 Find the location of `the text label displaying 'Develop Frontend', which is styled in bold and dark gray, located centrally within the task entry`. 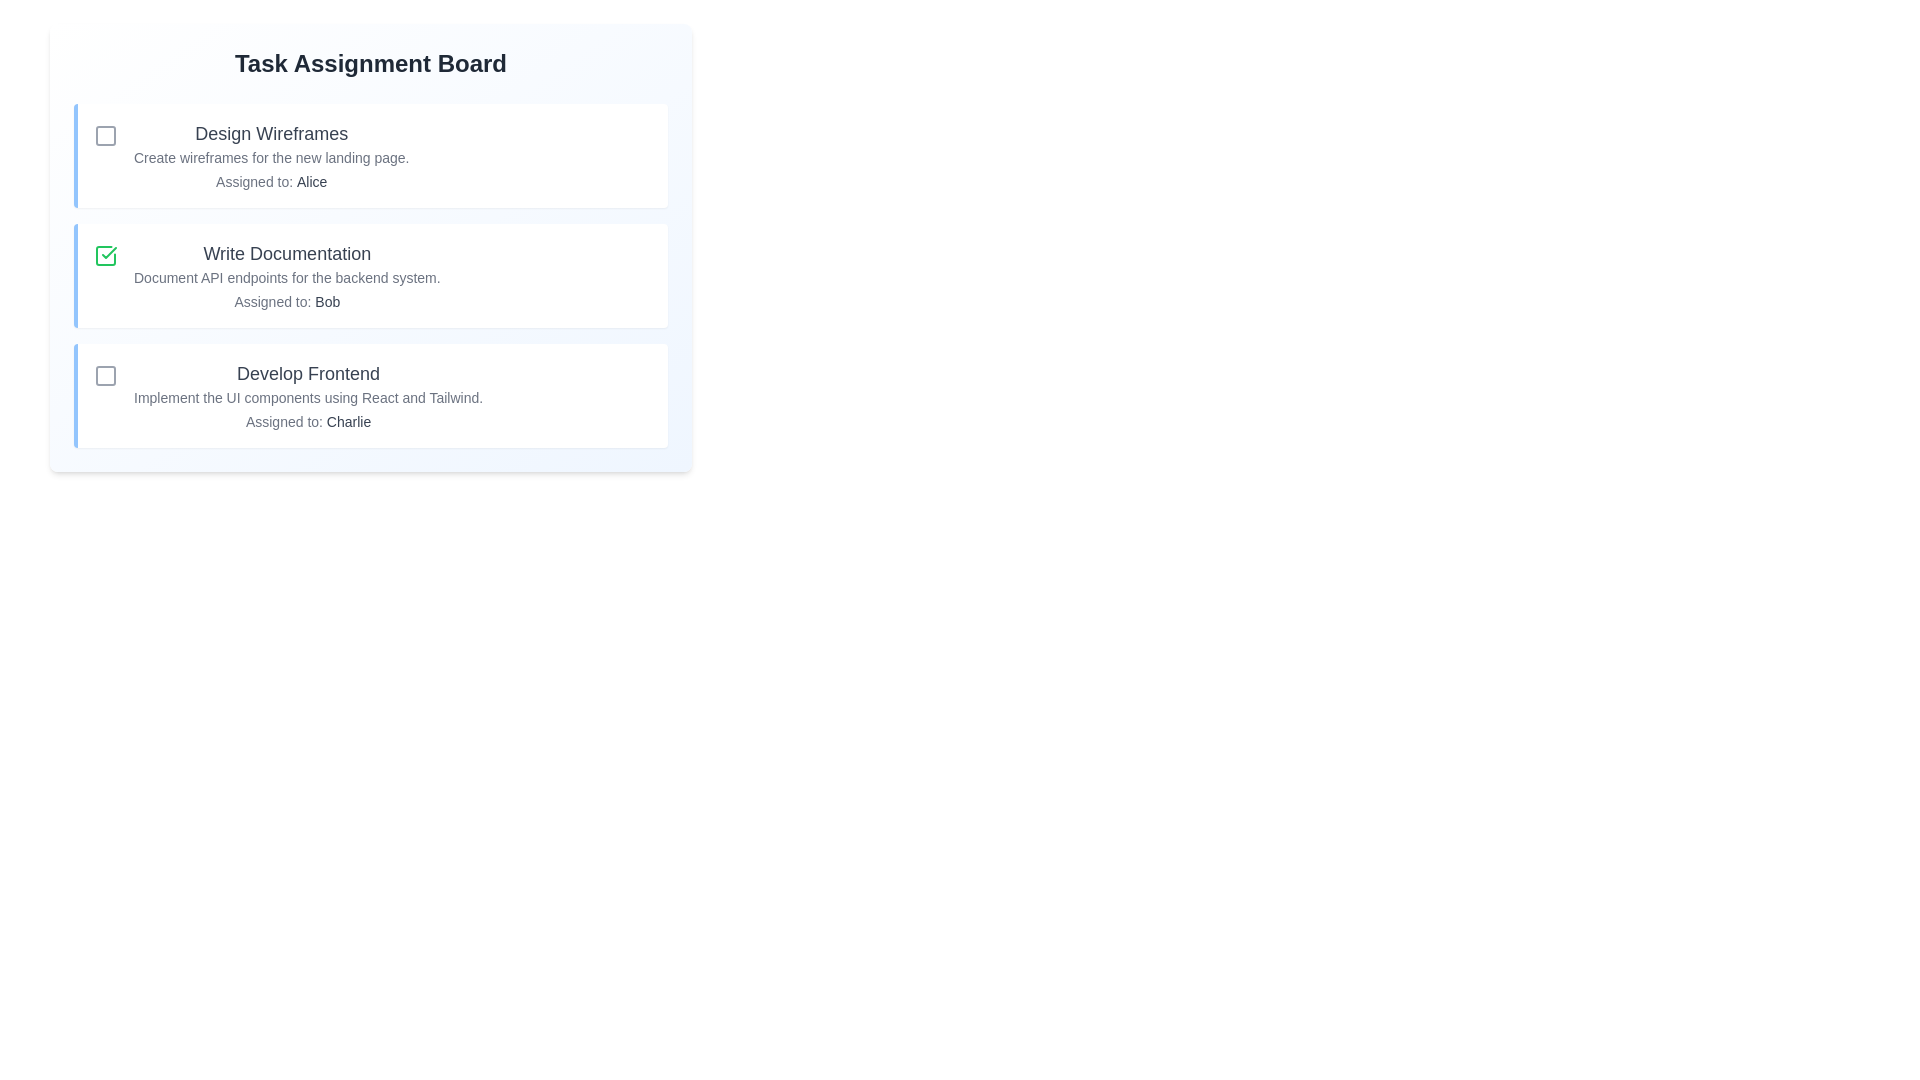

the text label displaying 'Develop Frontend', which is styled in bold and dark gray, located centrally within the task entry is located at coordinates (307, 374).